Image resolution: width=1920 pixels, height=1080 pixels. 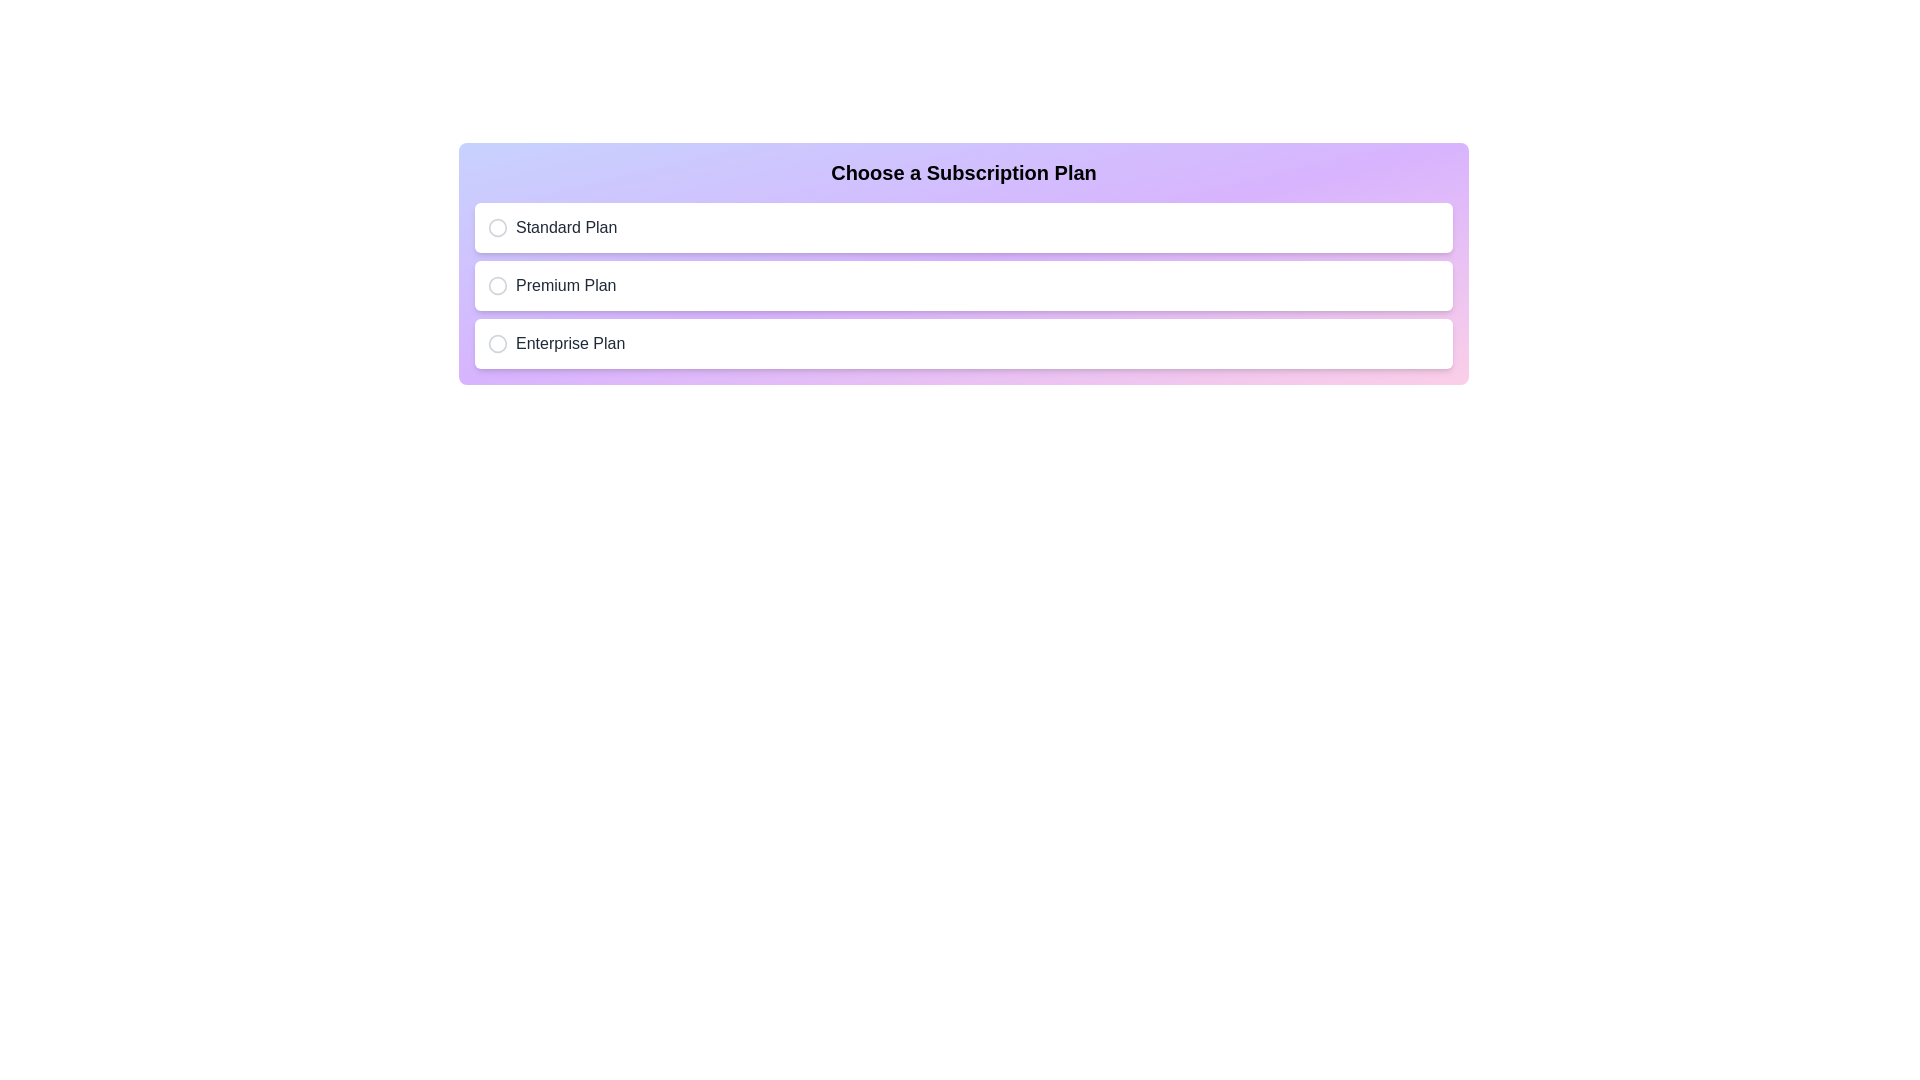 What do you see at coordinates (498, 285) in the screenshot?
I see `the radio button that allows the user to select the 'Premium Plan' subscription option` at bounding box center [498, 285].